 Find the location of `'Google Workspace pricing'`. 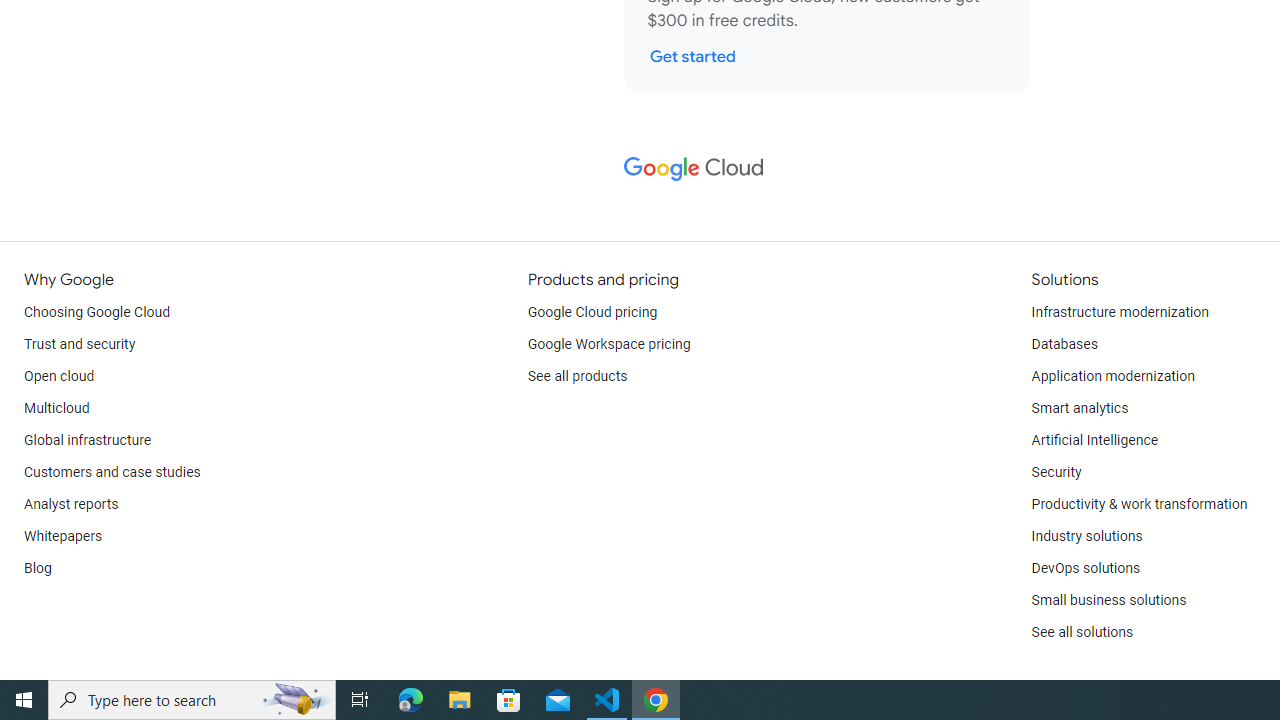

'Google Workspace pricing' is located at coordinates (608, 343).